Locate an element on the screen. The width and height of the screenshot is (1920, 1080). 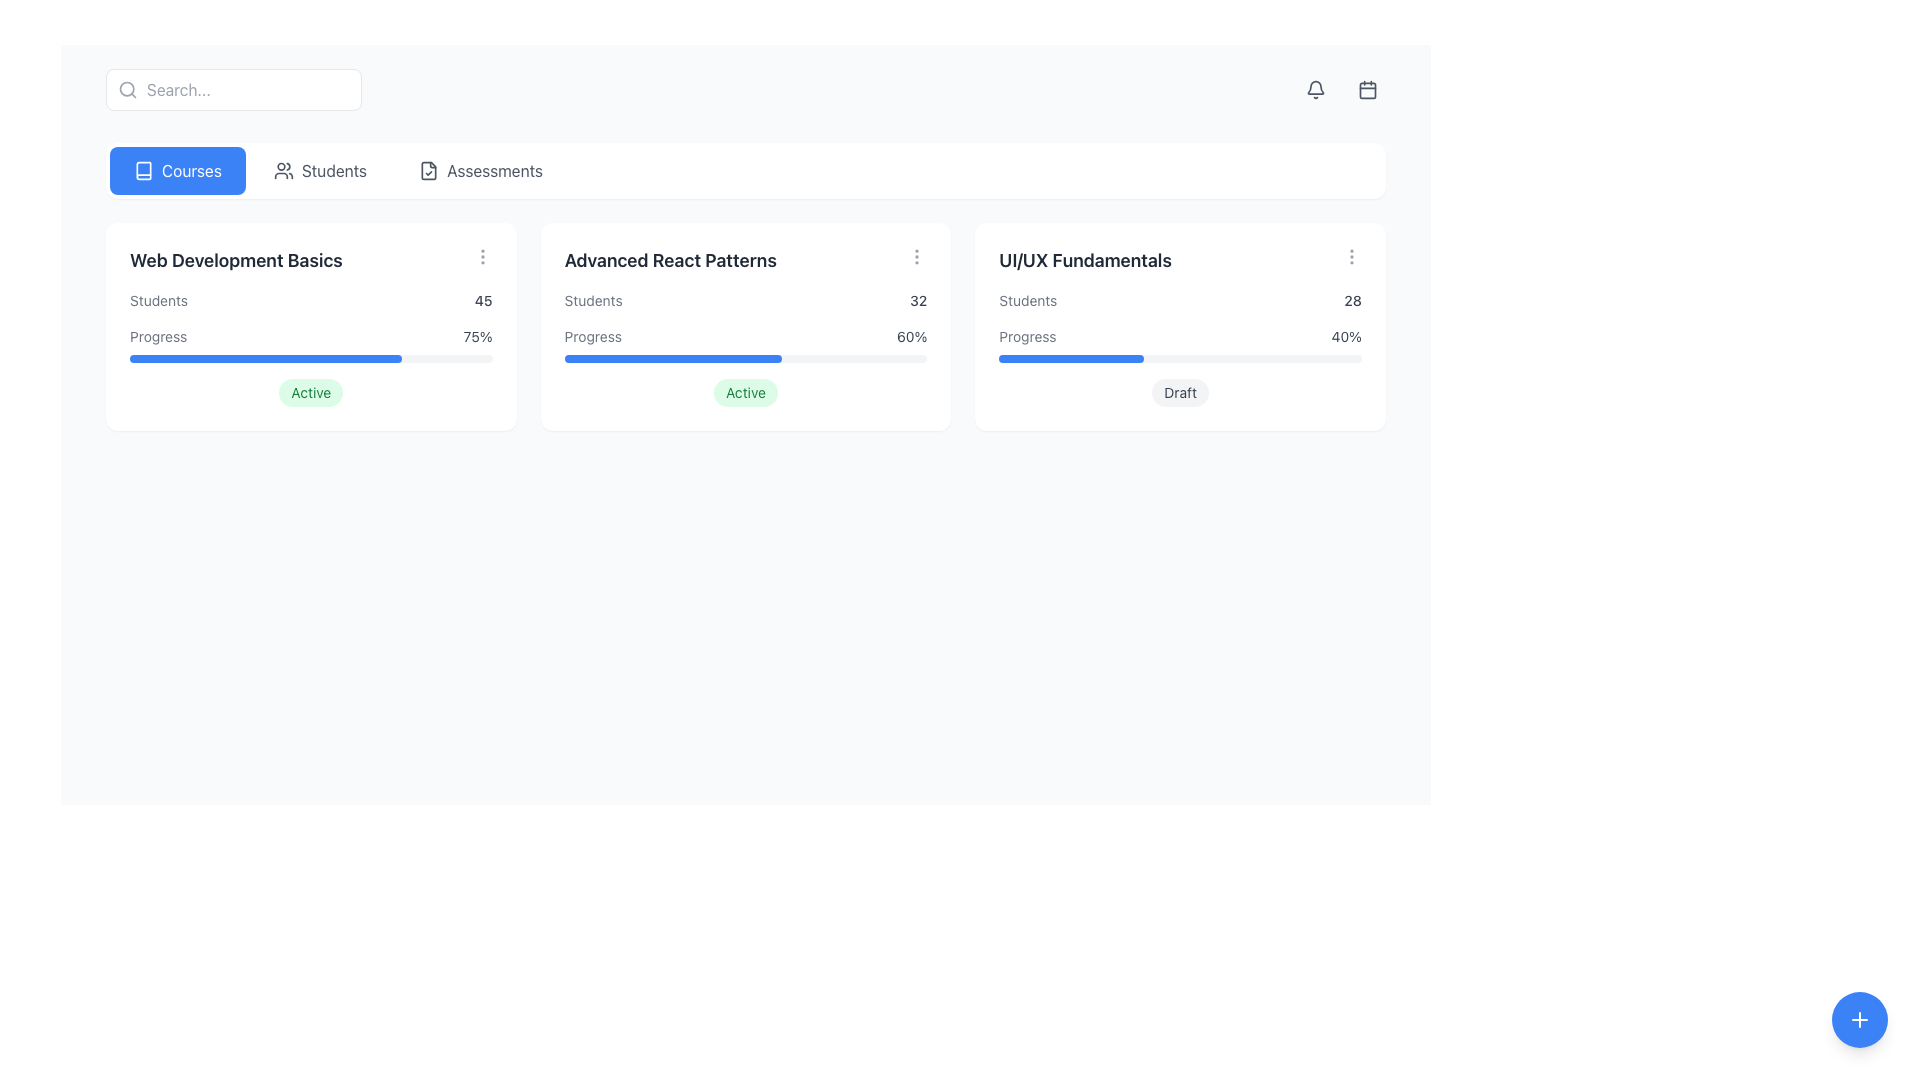
the notification icon button located in the top right area of the interface is located at coordinates (1315, 88).